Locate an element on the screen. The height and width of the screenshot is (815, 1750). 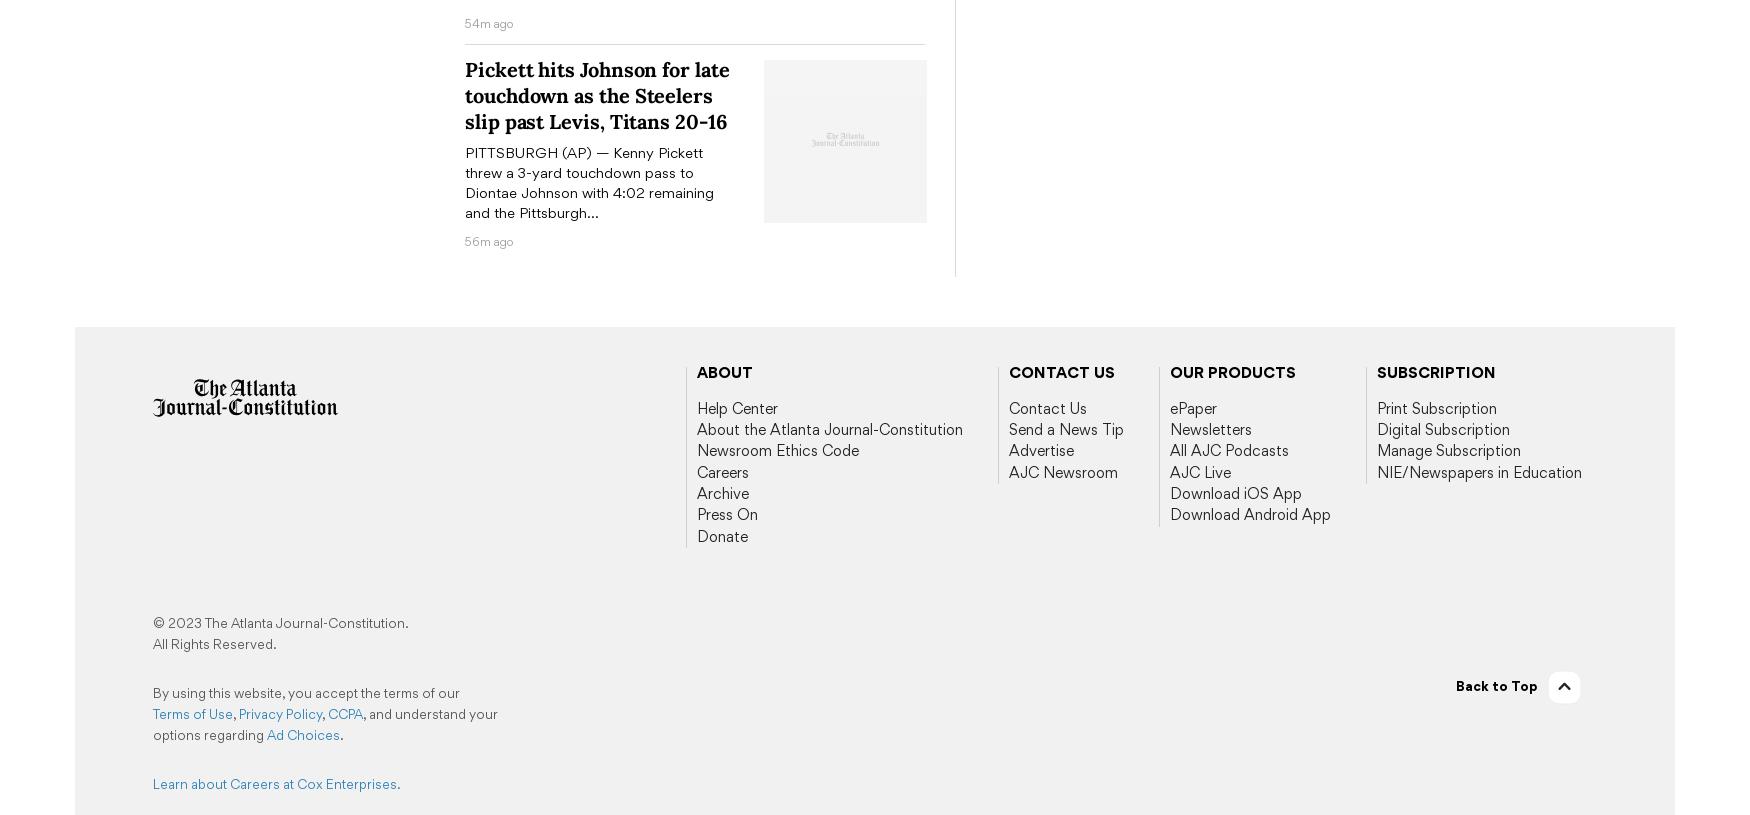
'Pickett hits Johnson for late touchdown as the Steelers slip past Levis, Titans 20-16' is located at coordinates (596, 93).